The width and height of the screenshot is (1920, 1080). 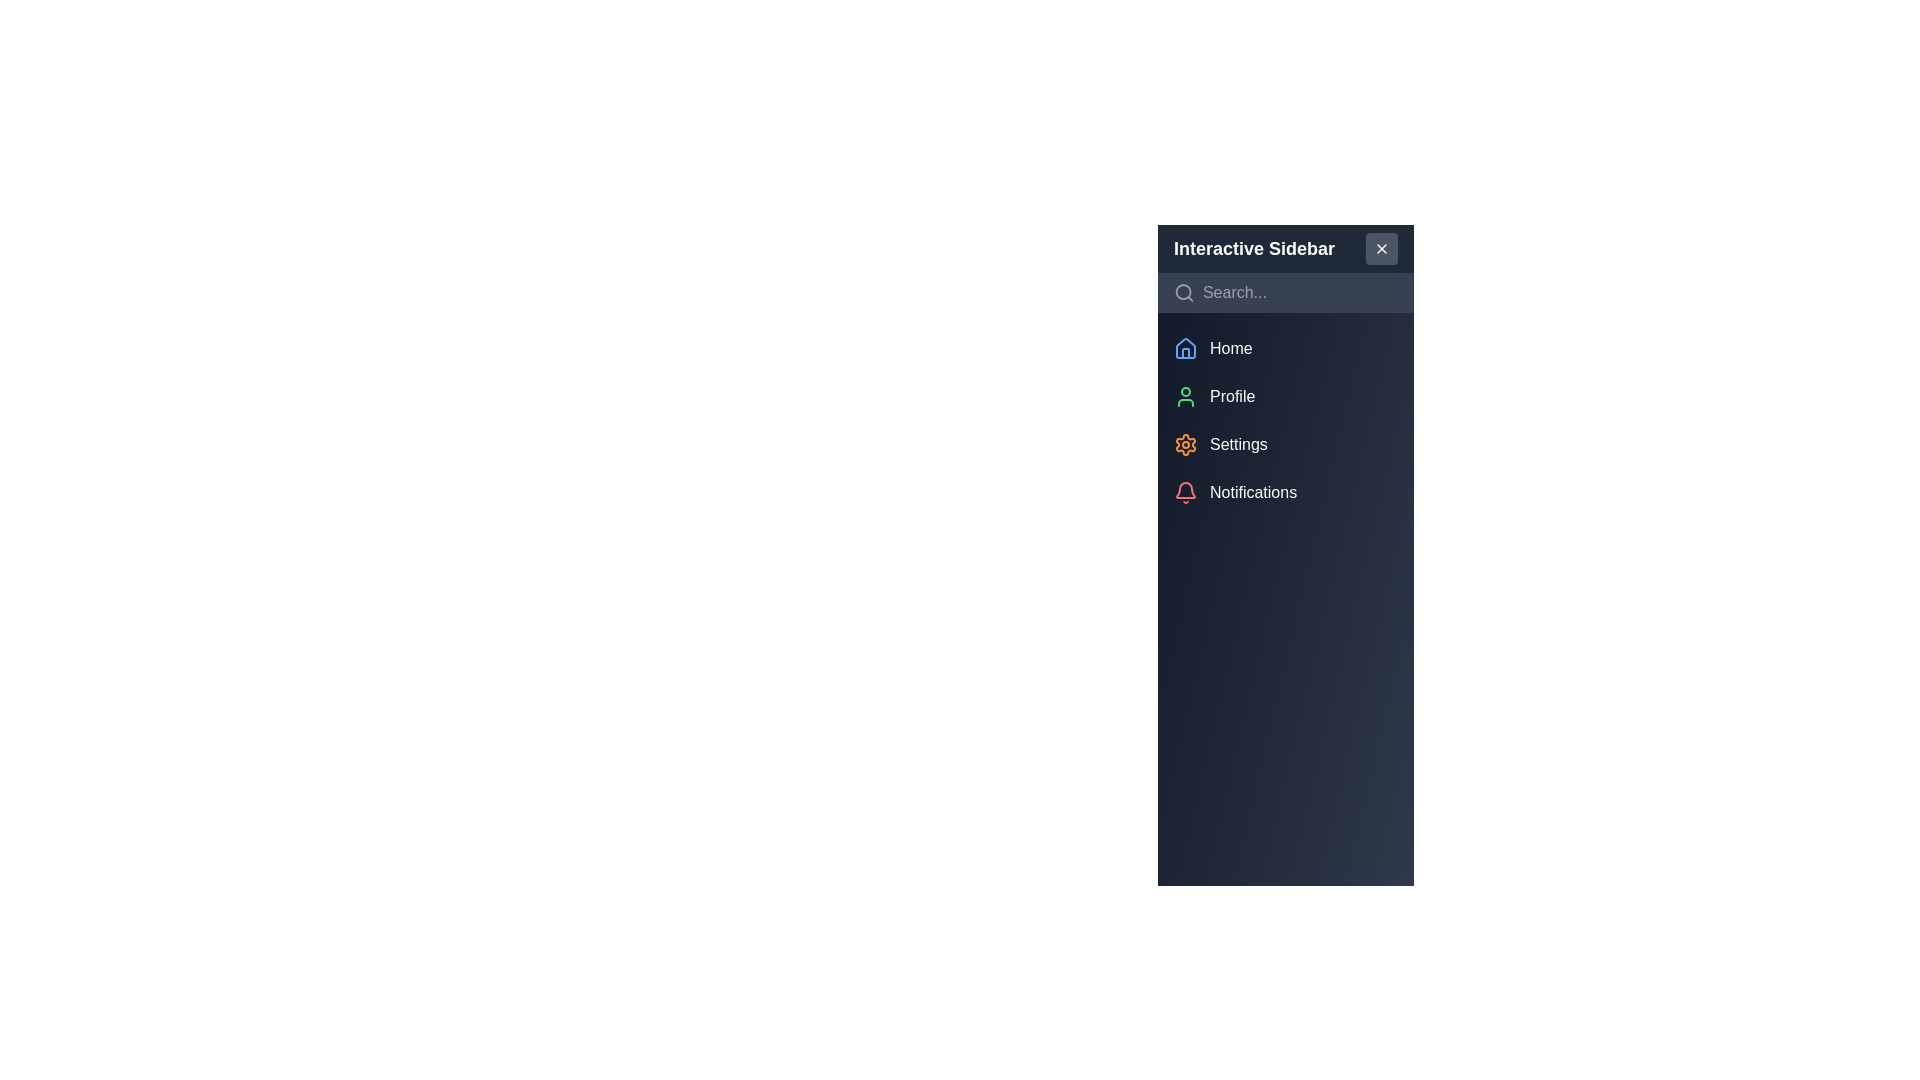 I want to click on the close button located on the far right of the 'Interactive Sidebar' header to hide the sidebar, so click(x=1381, y=248).